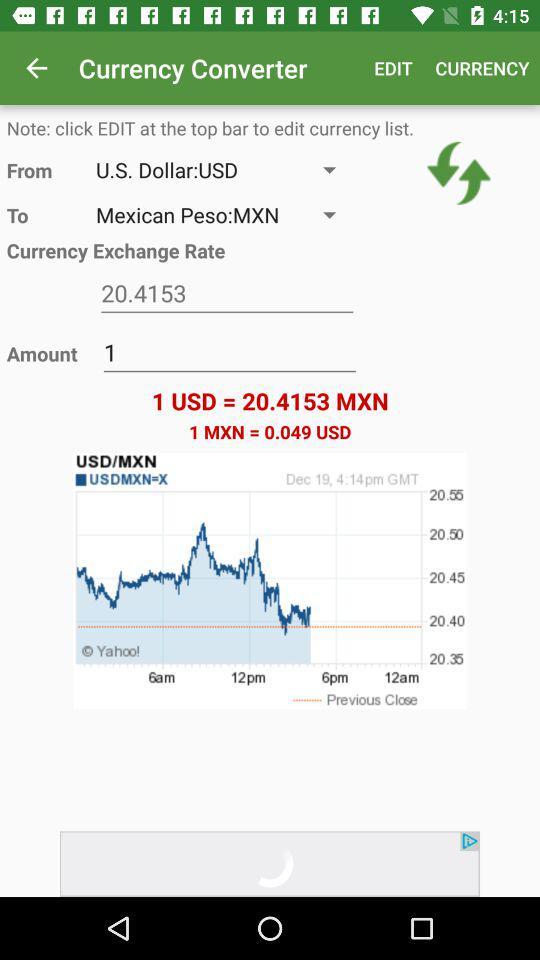 This screenshot has height=960, width=540. Describe the element at coordinates (459, 172) in the screenshot. I see `the refresh icon` at that location.